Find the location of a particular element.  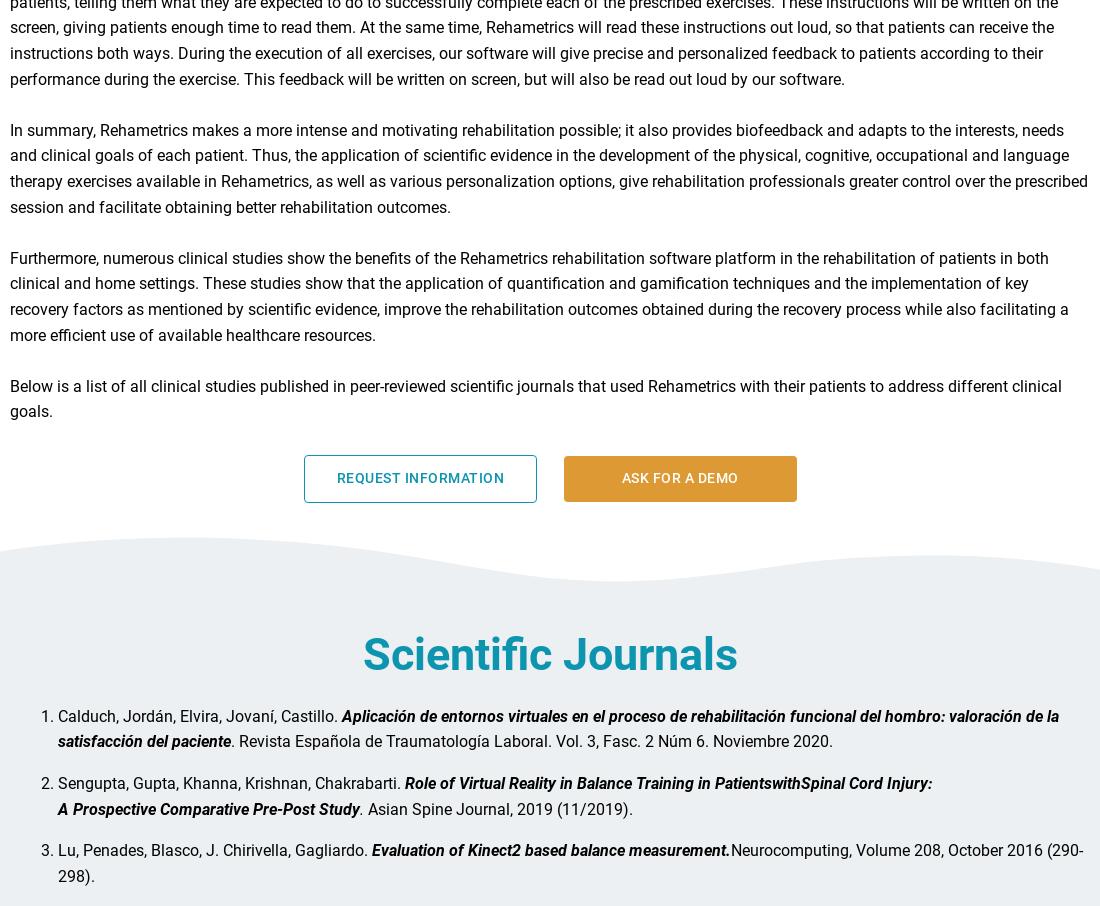

'. Revista Española de Traumatología Laboral. Vol. 3, Fasc. 2 Núm 6. Noviembre 2020.' is located at coordinates (231, 749).